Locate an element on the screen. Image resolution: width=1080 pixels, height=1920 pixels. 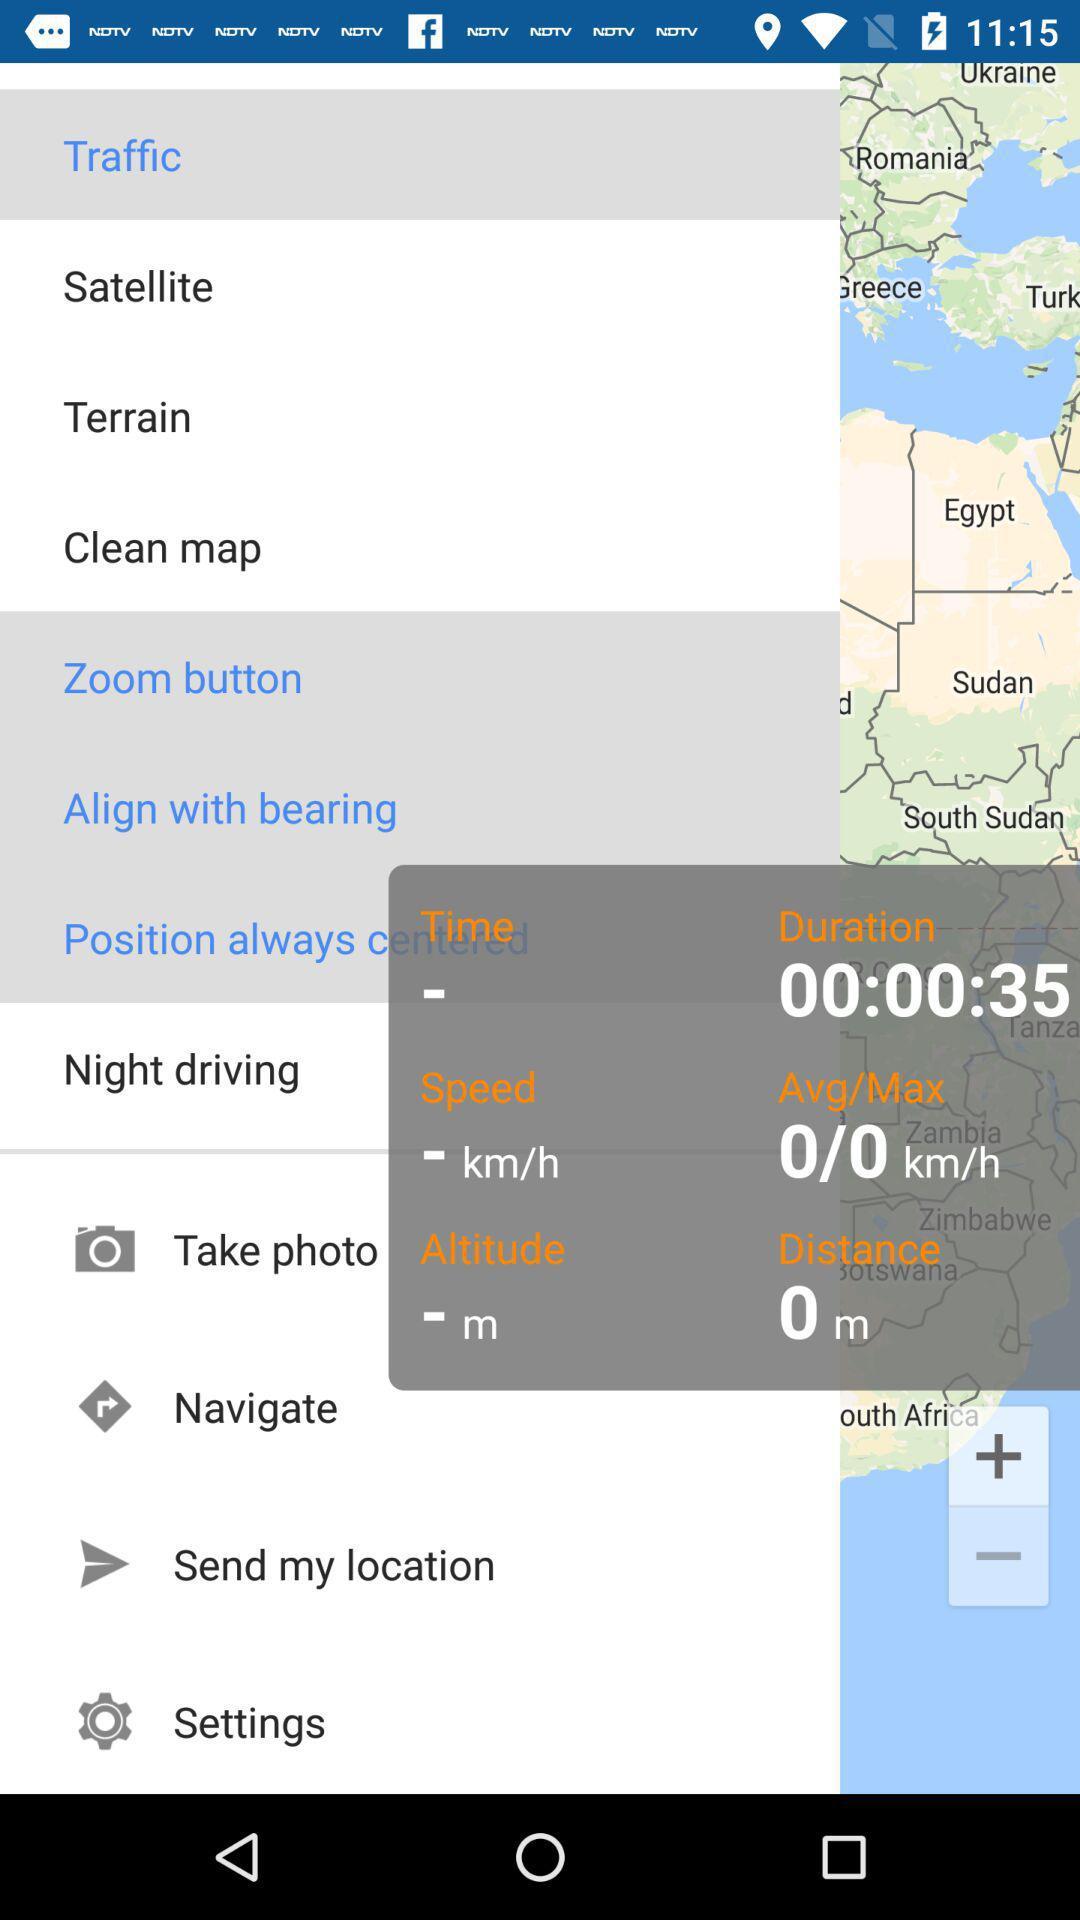
the add icon is located at coordinates (998, 1454).